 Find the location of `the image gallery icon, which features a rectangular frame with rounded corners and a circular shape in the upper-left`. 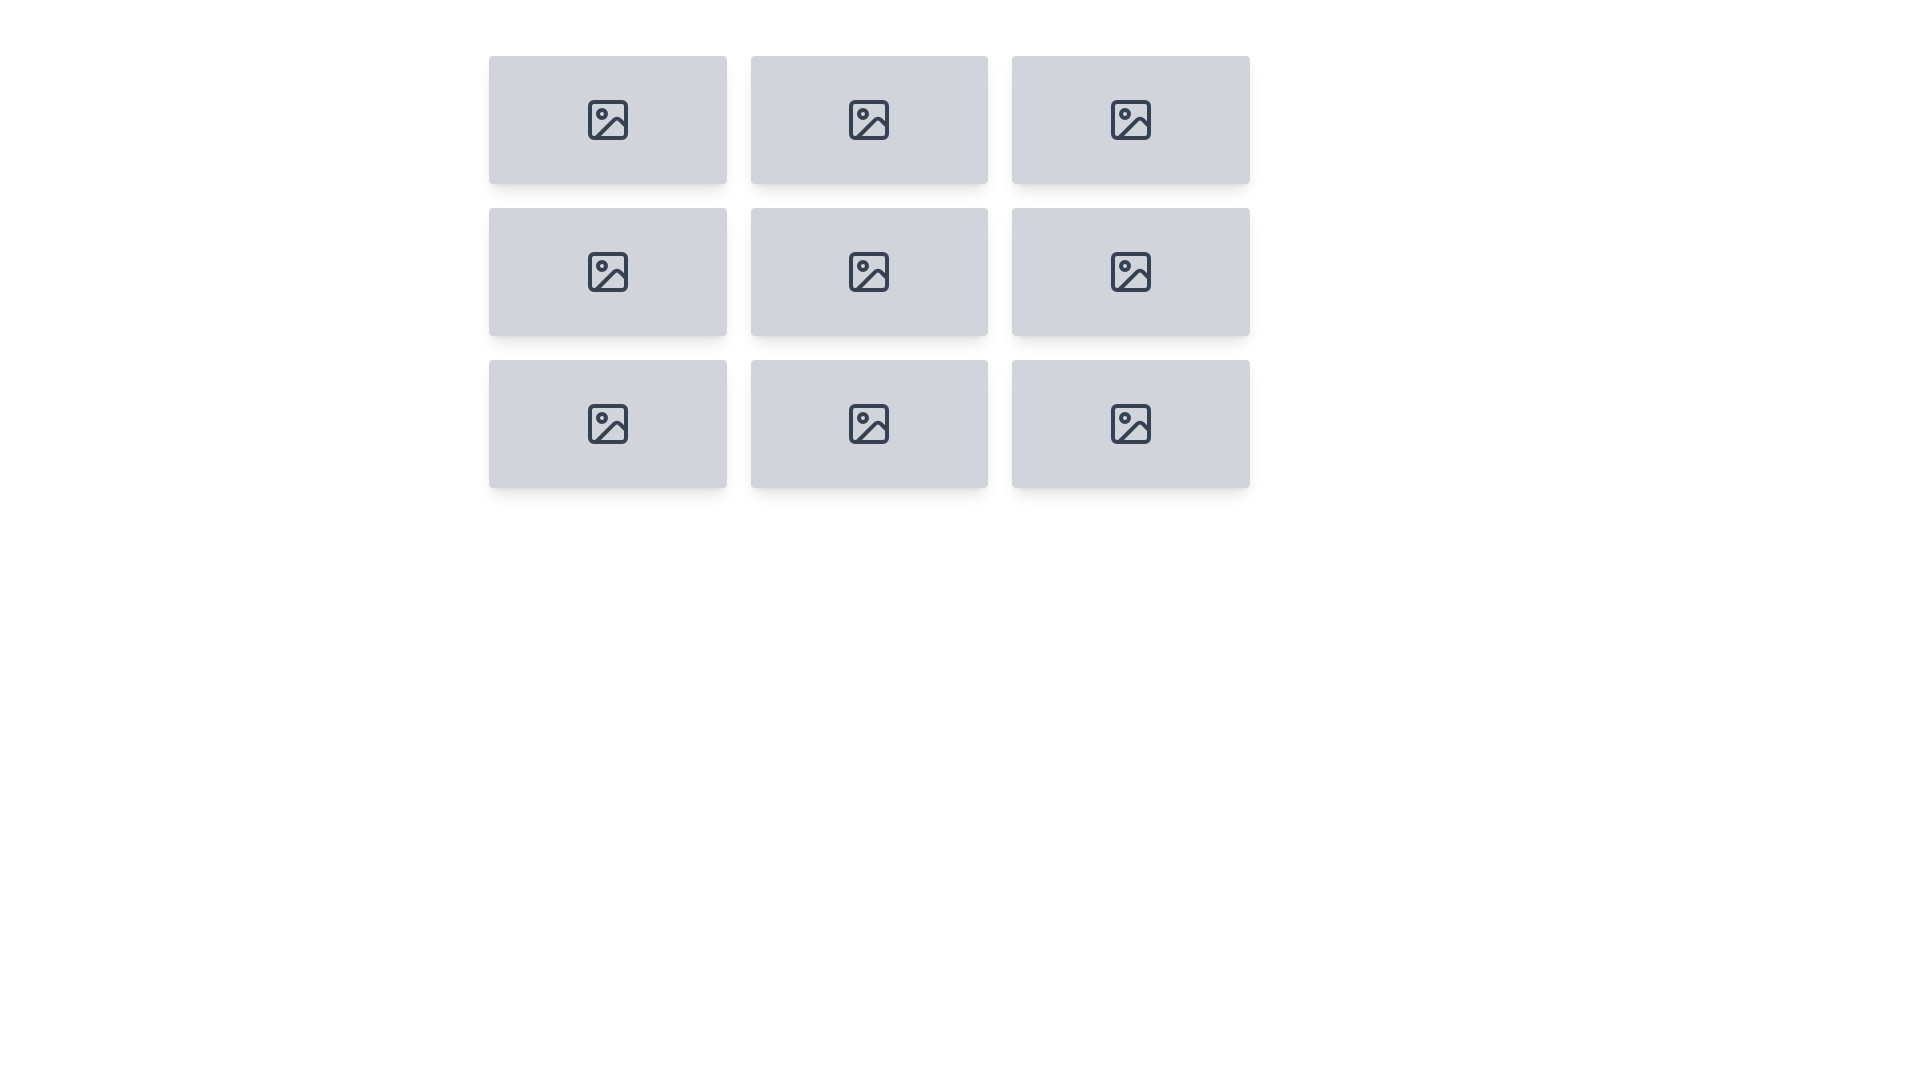

the image gallery icon, which features a rectangular frame with rounded corners and a circular shape in the upper-left is located at coordinates (869, 272).